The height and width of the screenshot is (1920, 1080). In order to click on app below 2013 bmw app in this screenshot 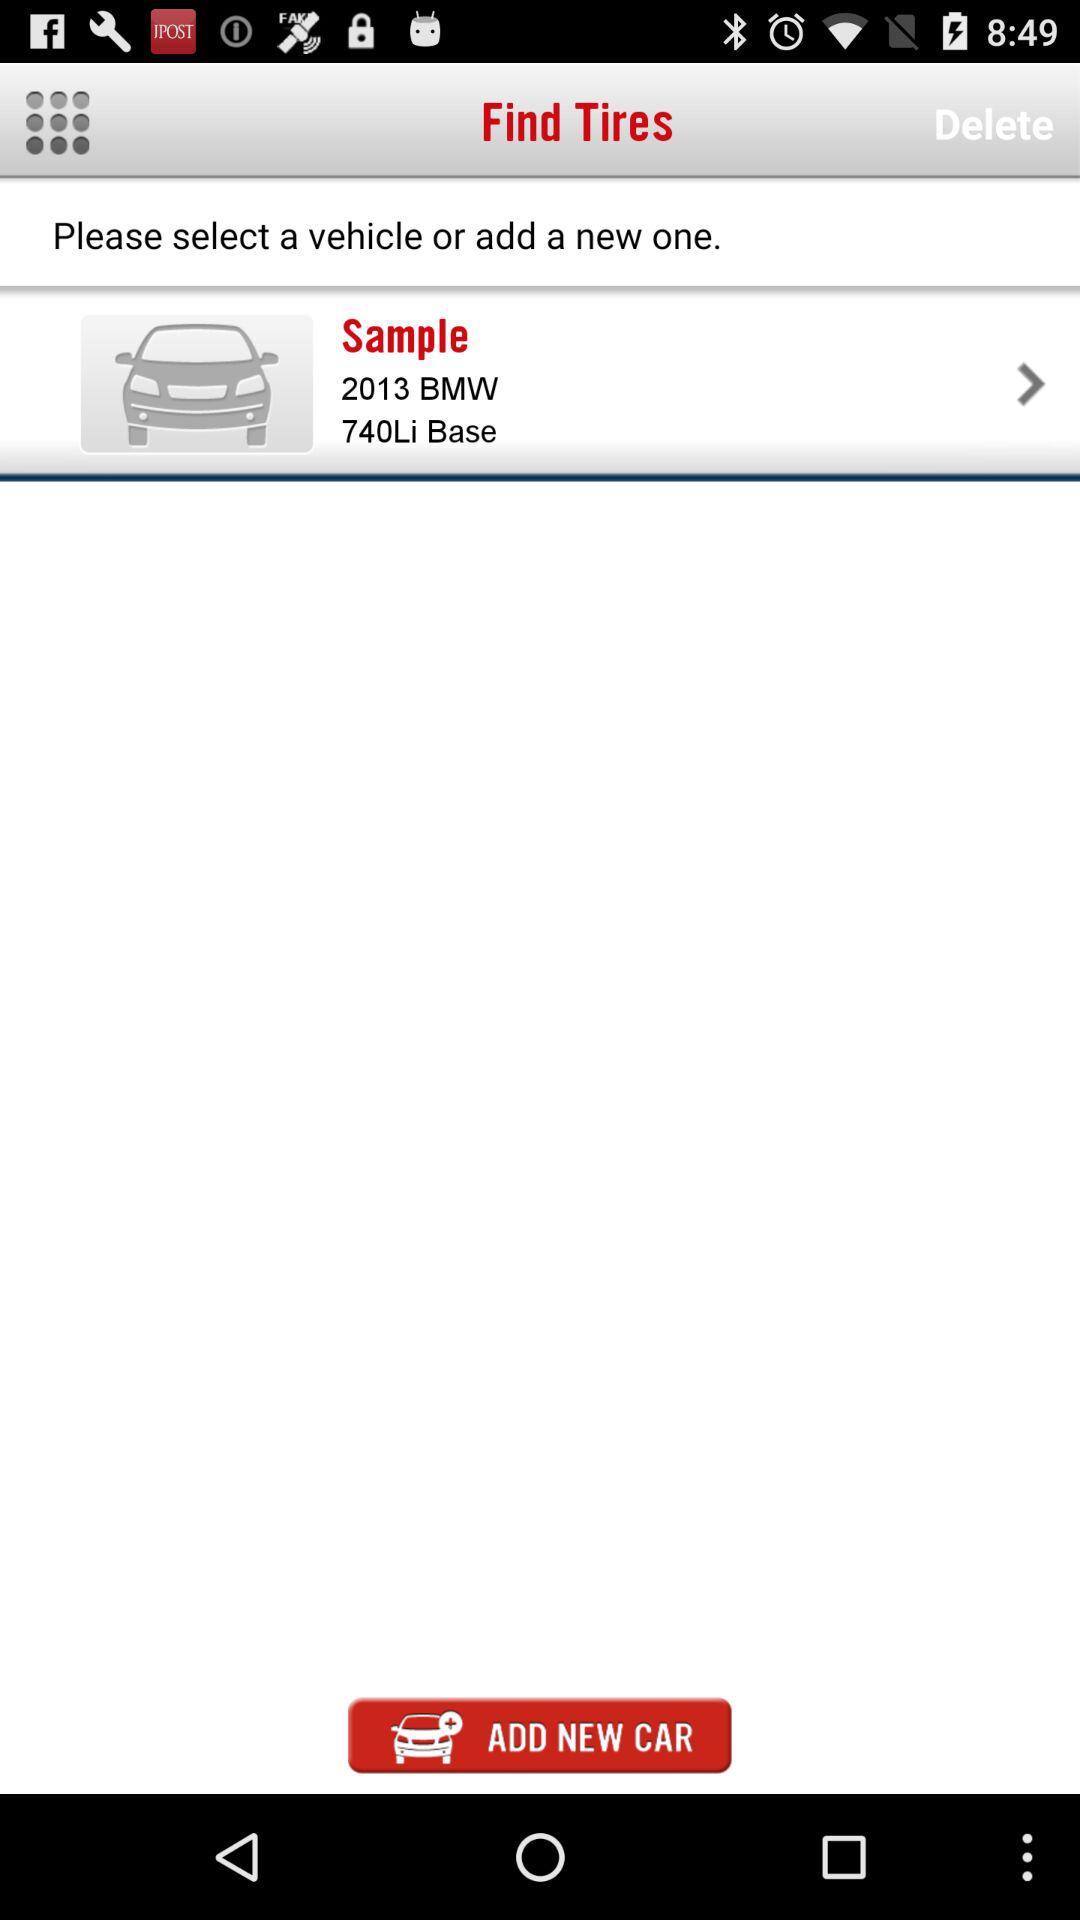, I will do `click(675, 430)`.